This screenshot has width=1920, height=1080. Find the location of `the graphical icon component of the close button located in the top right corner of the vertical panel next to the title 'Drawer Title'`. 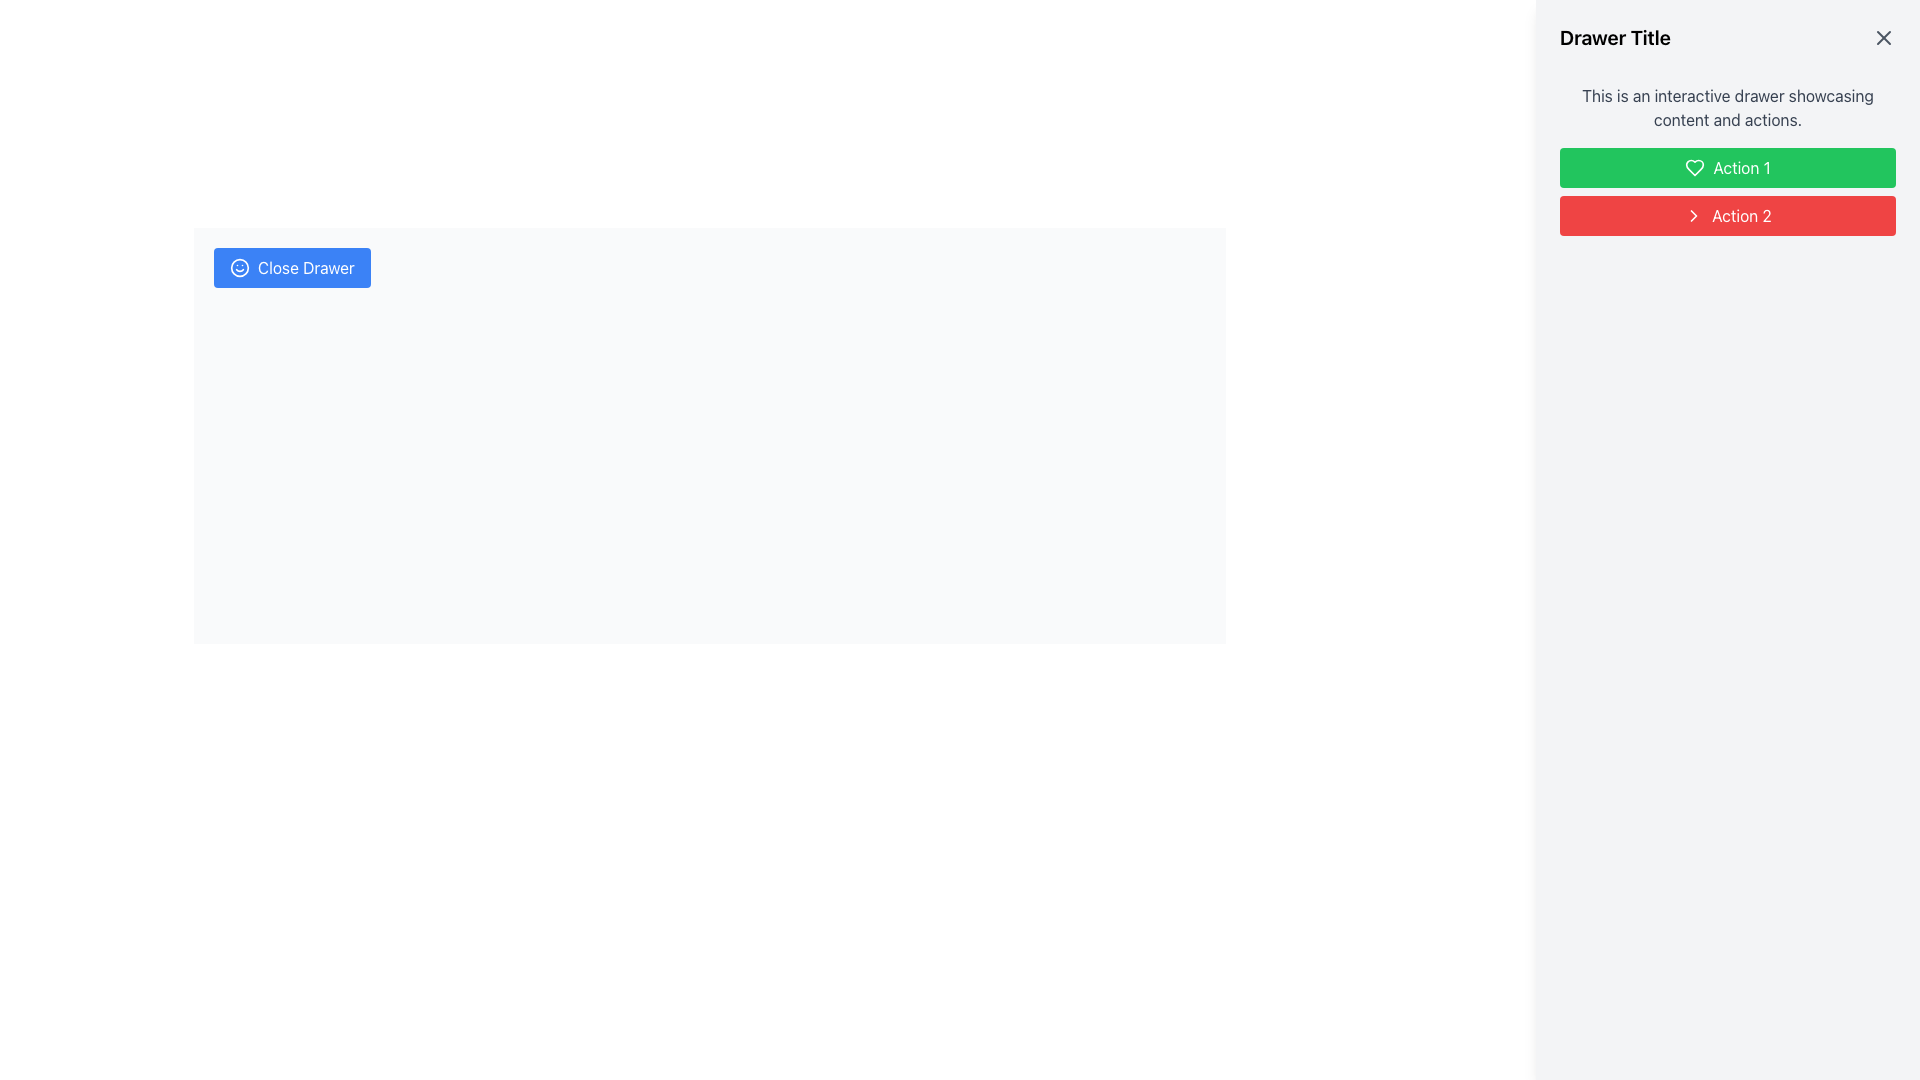

the graphical icon component of the close button located in the top right corner of the vertical panel next to the title 'Drawer Title' is located at coordinates (1882, 38).